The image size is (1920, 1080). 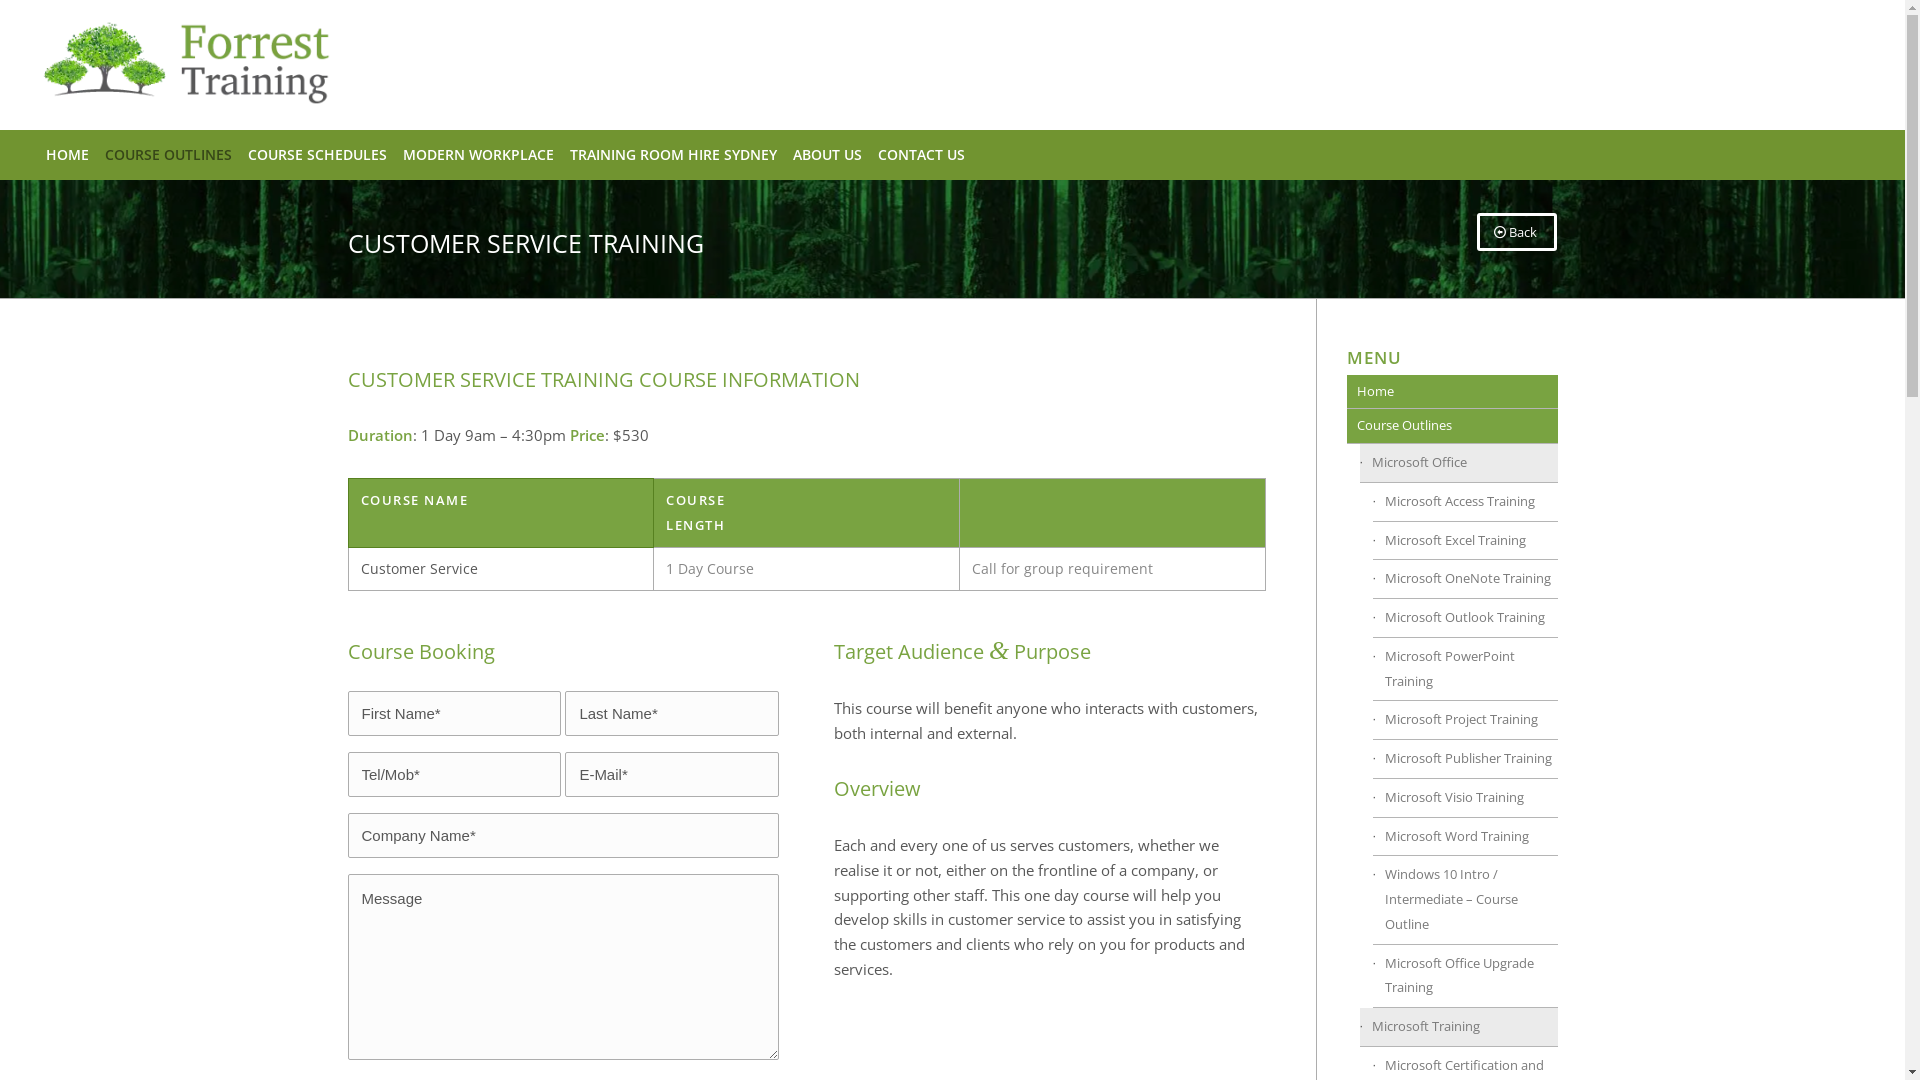 I want to click on 'Microsoft OneNote Training', so click(x=1464, y=579).